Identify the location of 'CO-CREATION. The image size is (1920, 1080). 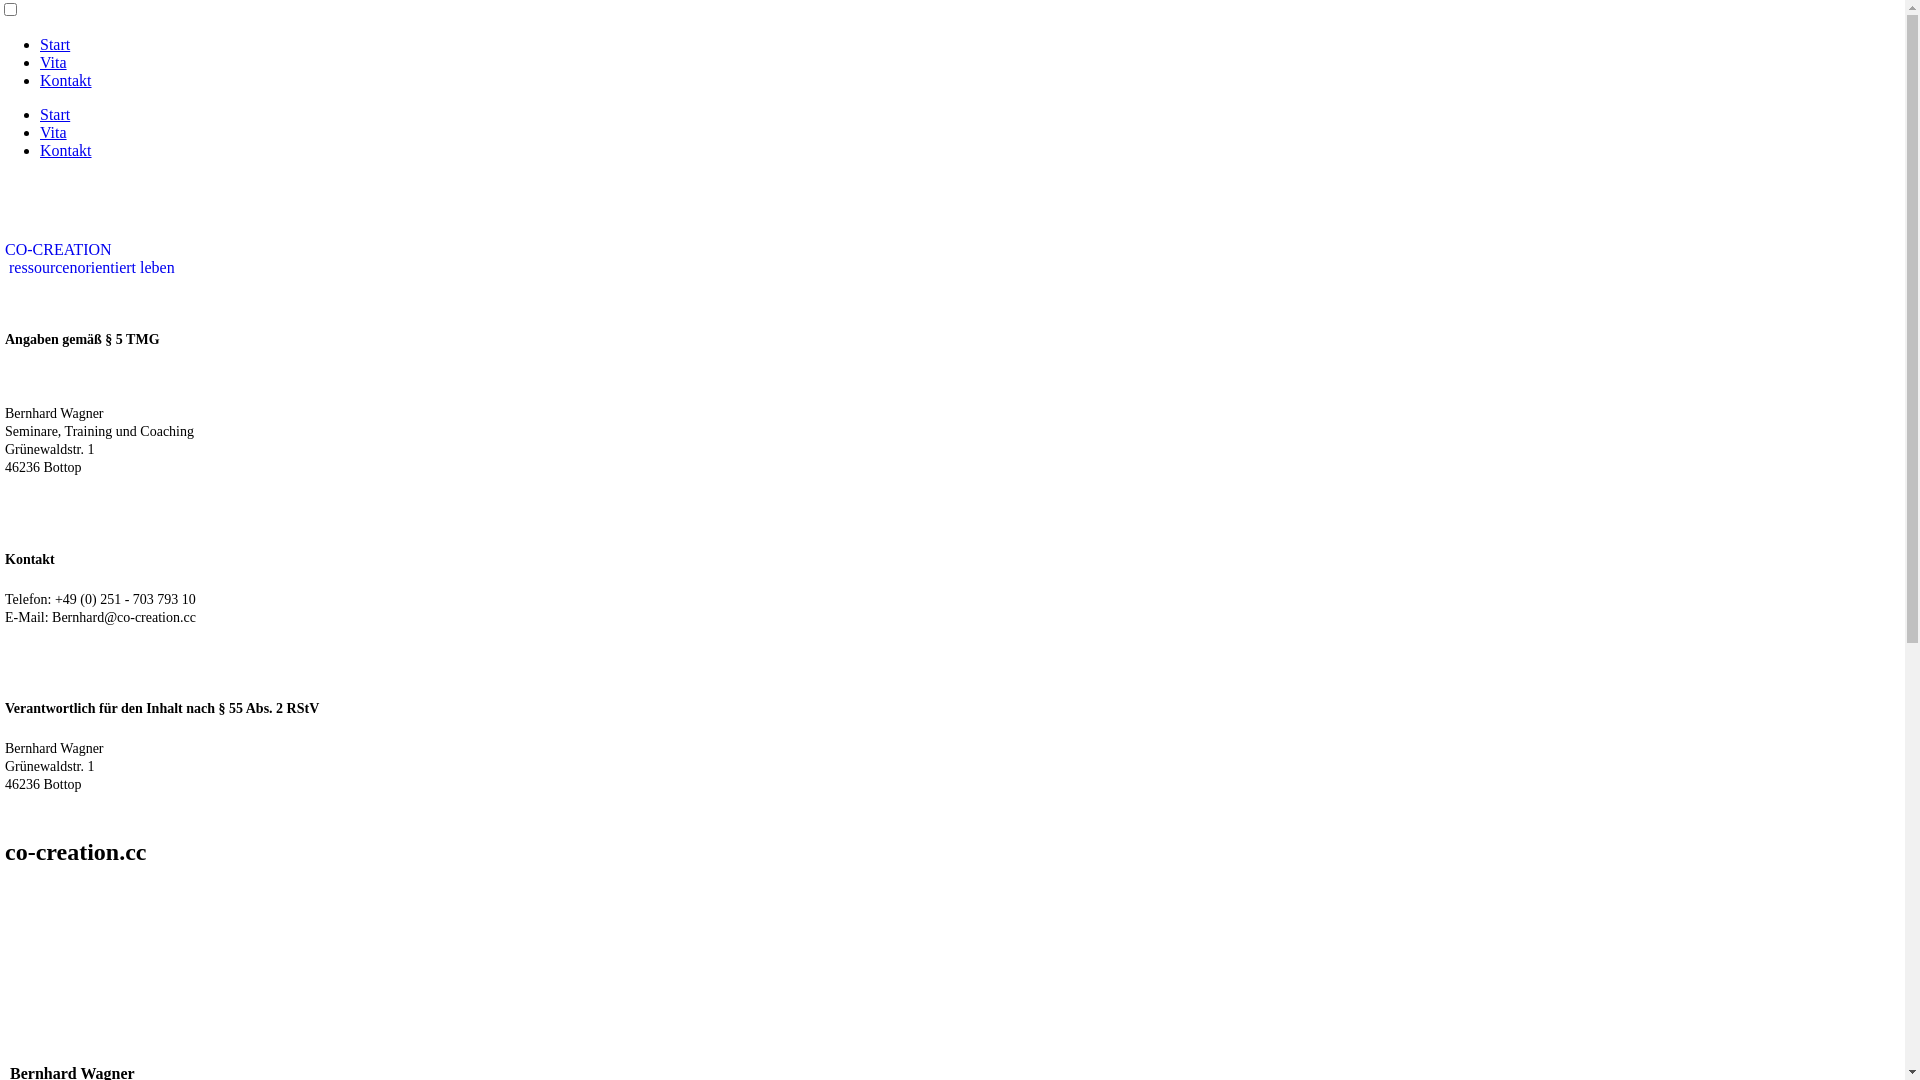
(89, 257).